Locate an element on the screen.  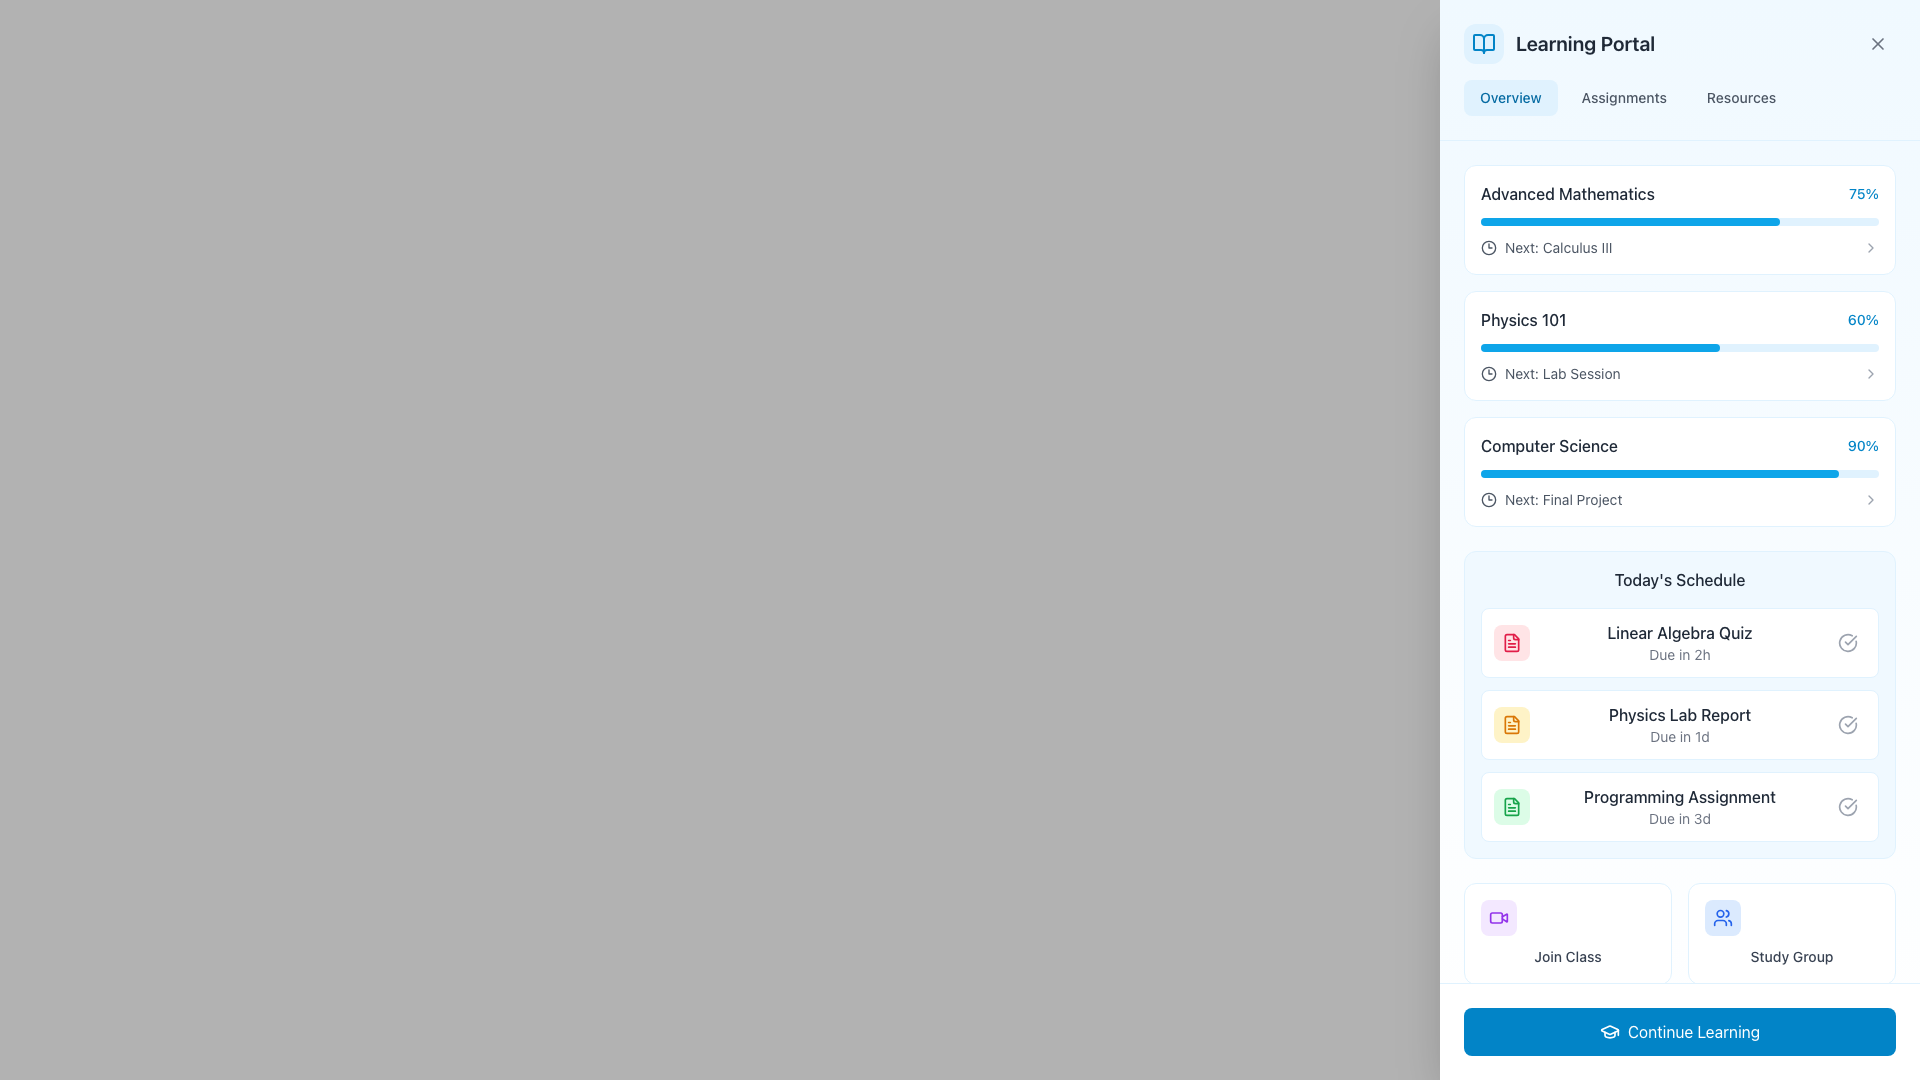
the education-related icon in the sidebar menu is located at coordinates (1609, 1030).